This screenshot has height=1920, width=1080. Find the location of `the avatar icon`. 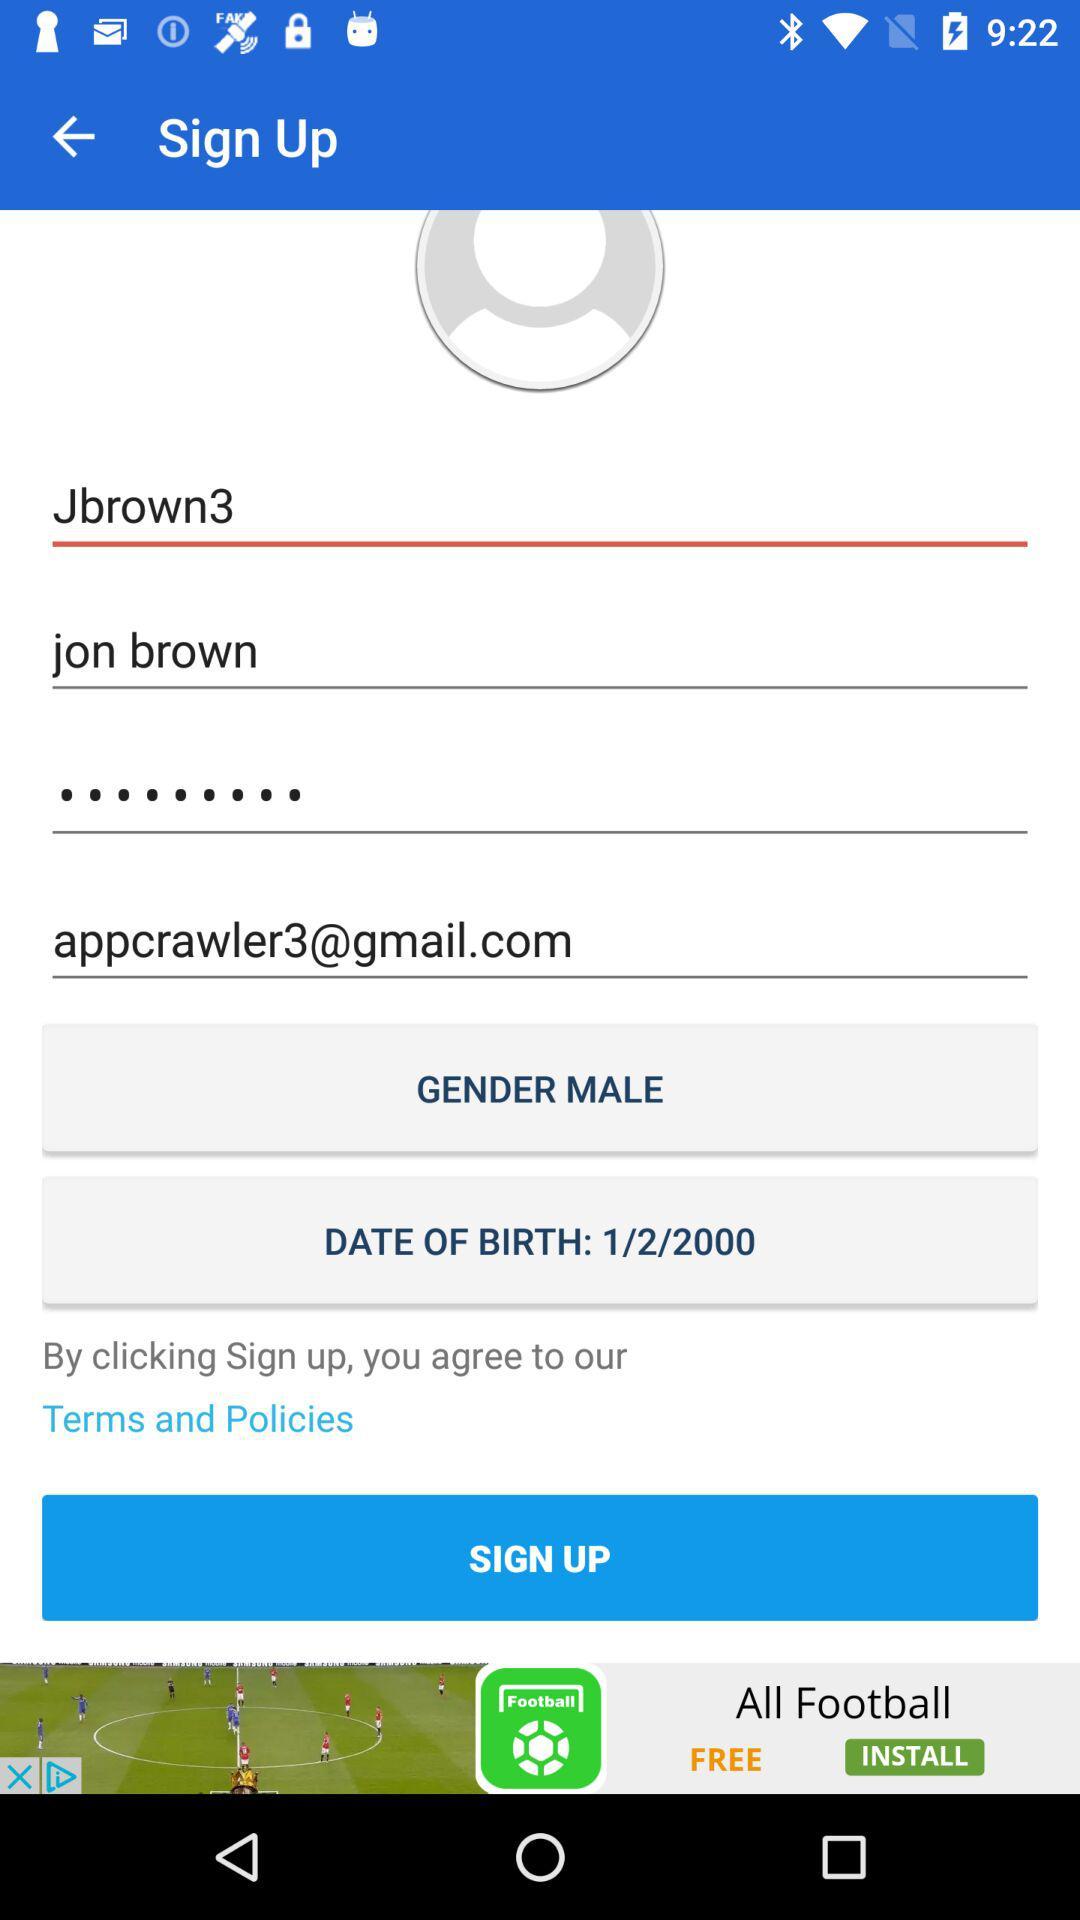

the avatar icon is located at coordinates (540, 300).